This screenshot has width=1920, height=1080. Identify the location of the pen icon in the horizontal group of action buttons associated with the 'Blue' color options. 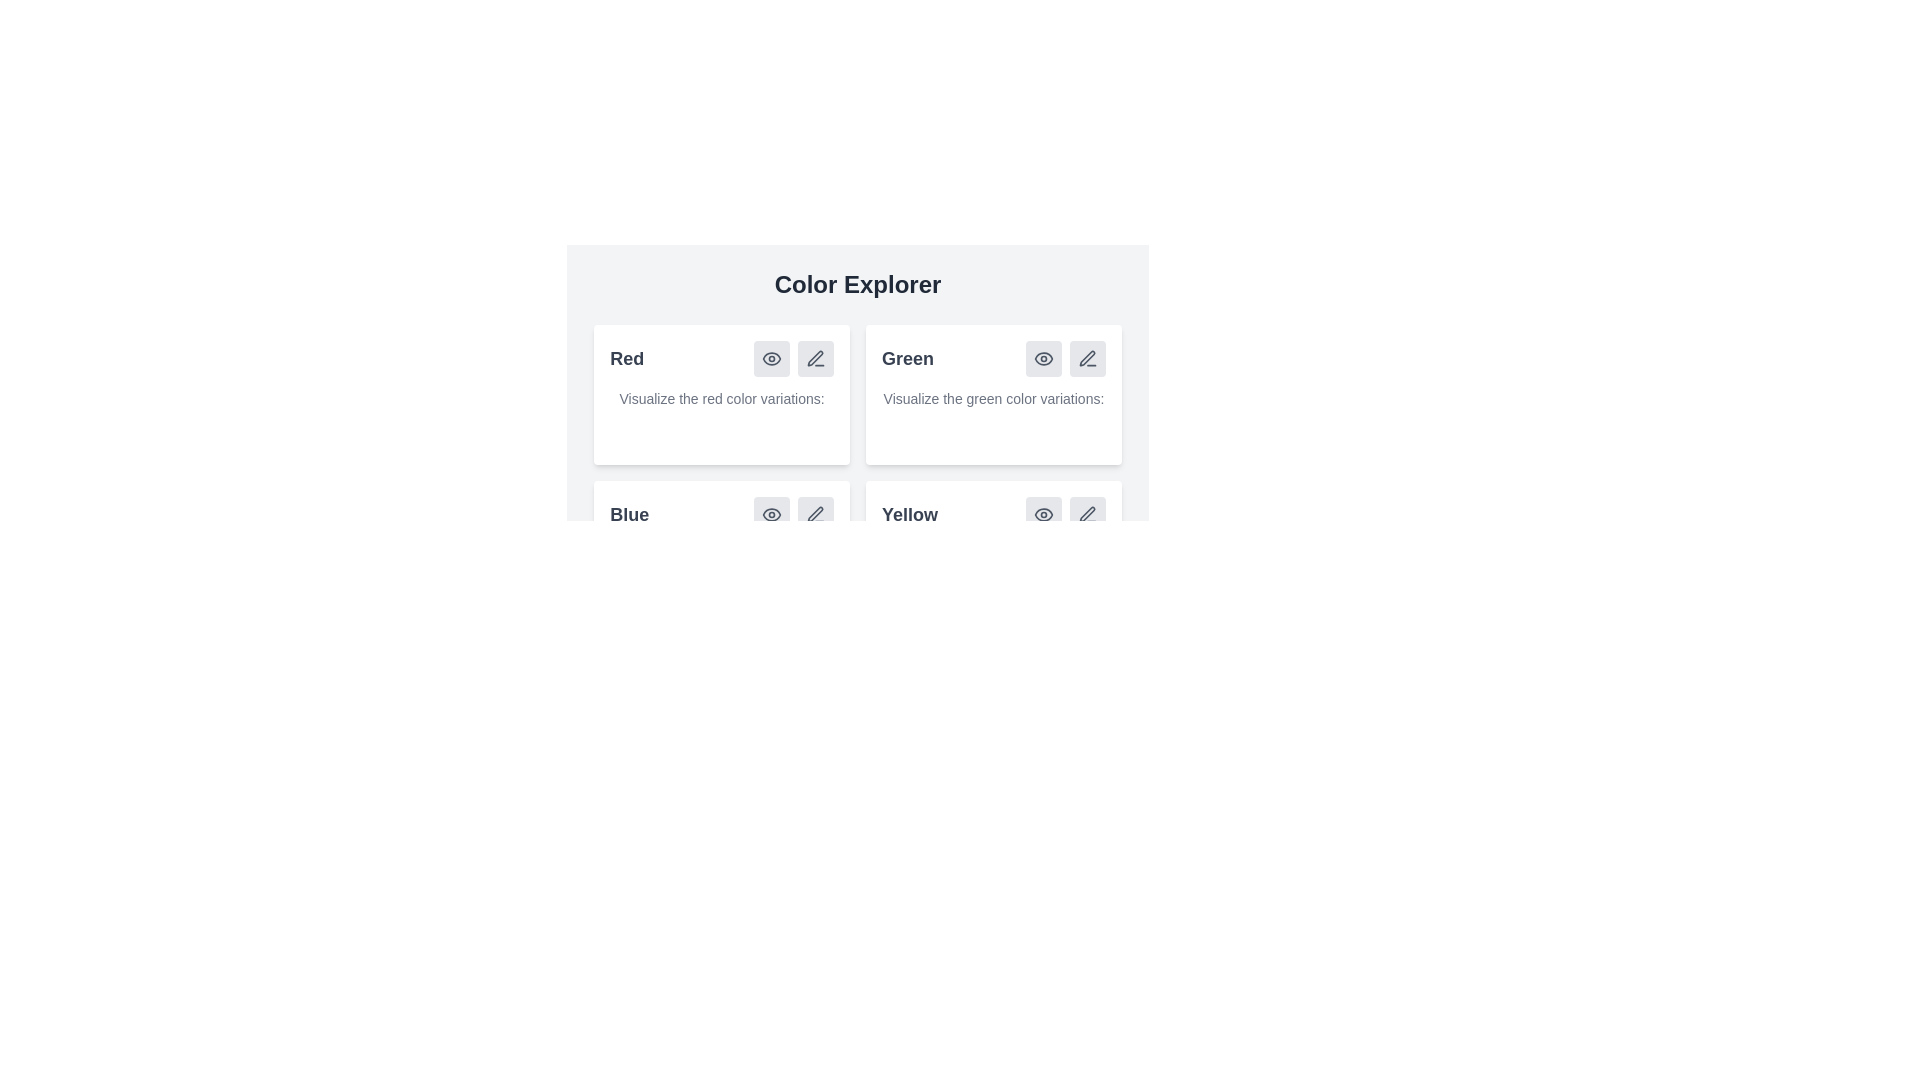
(792, 514).